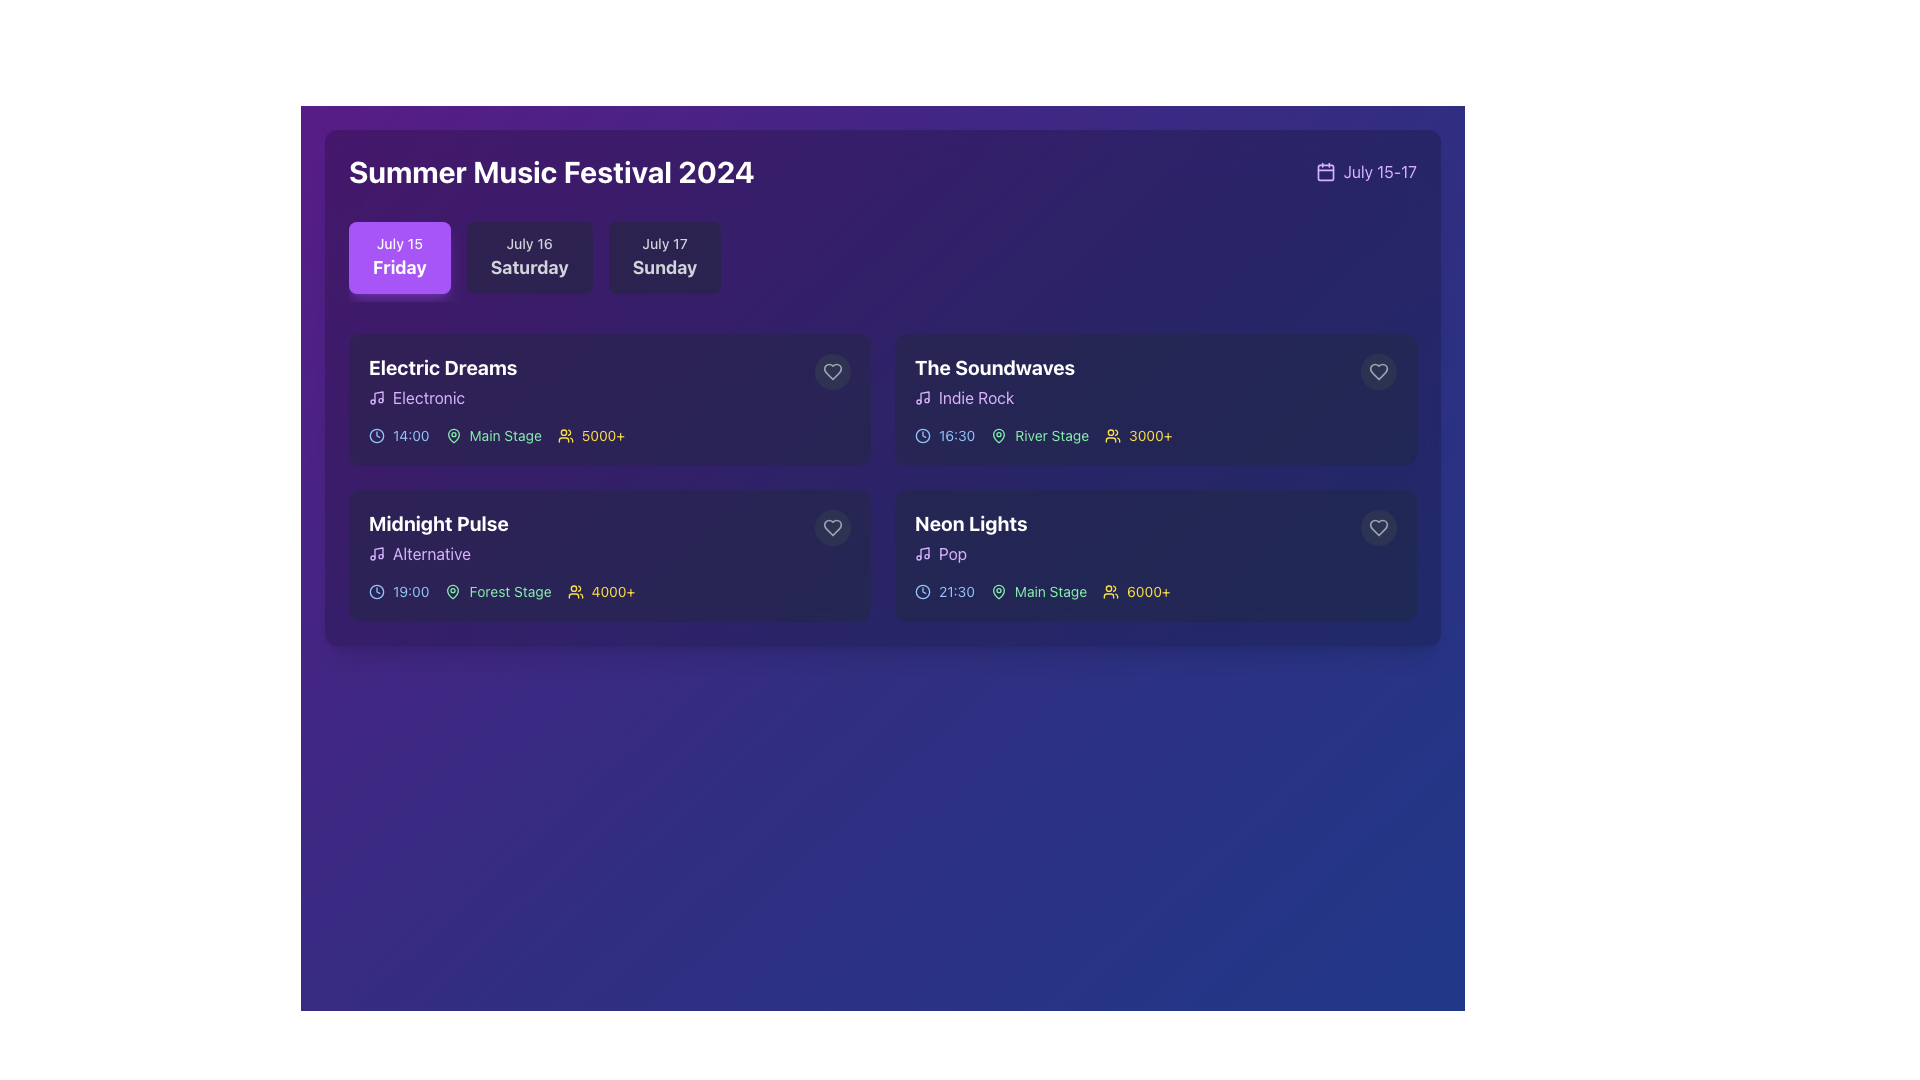 Image resolution: width=1920 pixels, height=1080 pixels. Describe the element at coordinates (1377, 371) in the screenshot. I see `the favorite button located at the top-right corner of 'The Soundwaves' card layout, directly to the right of 'Indie Rock', to change its color` at that location.